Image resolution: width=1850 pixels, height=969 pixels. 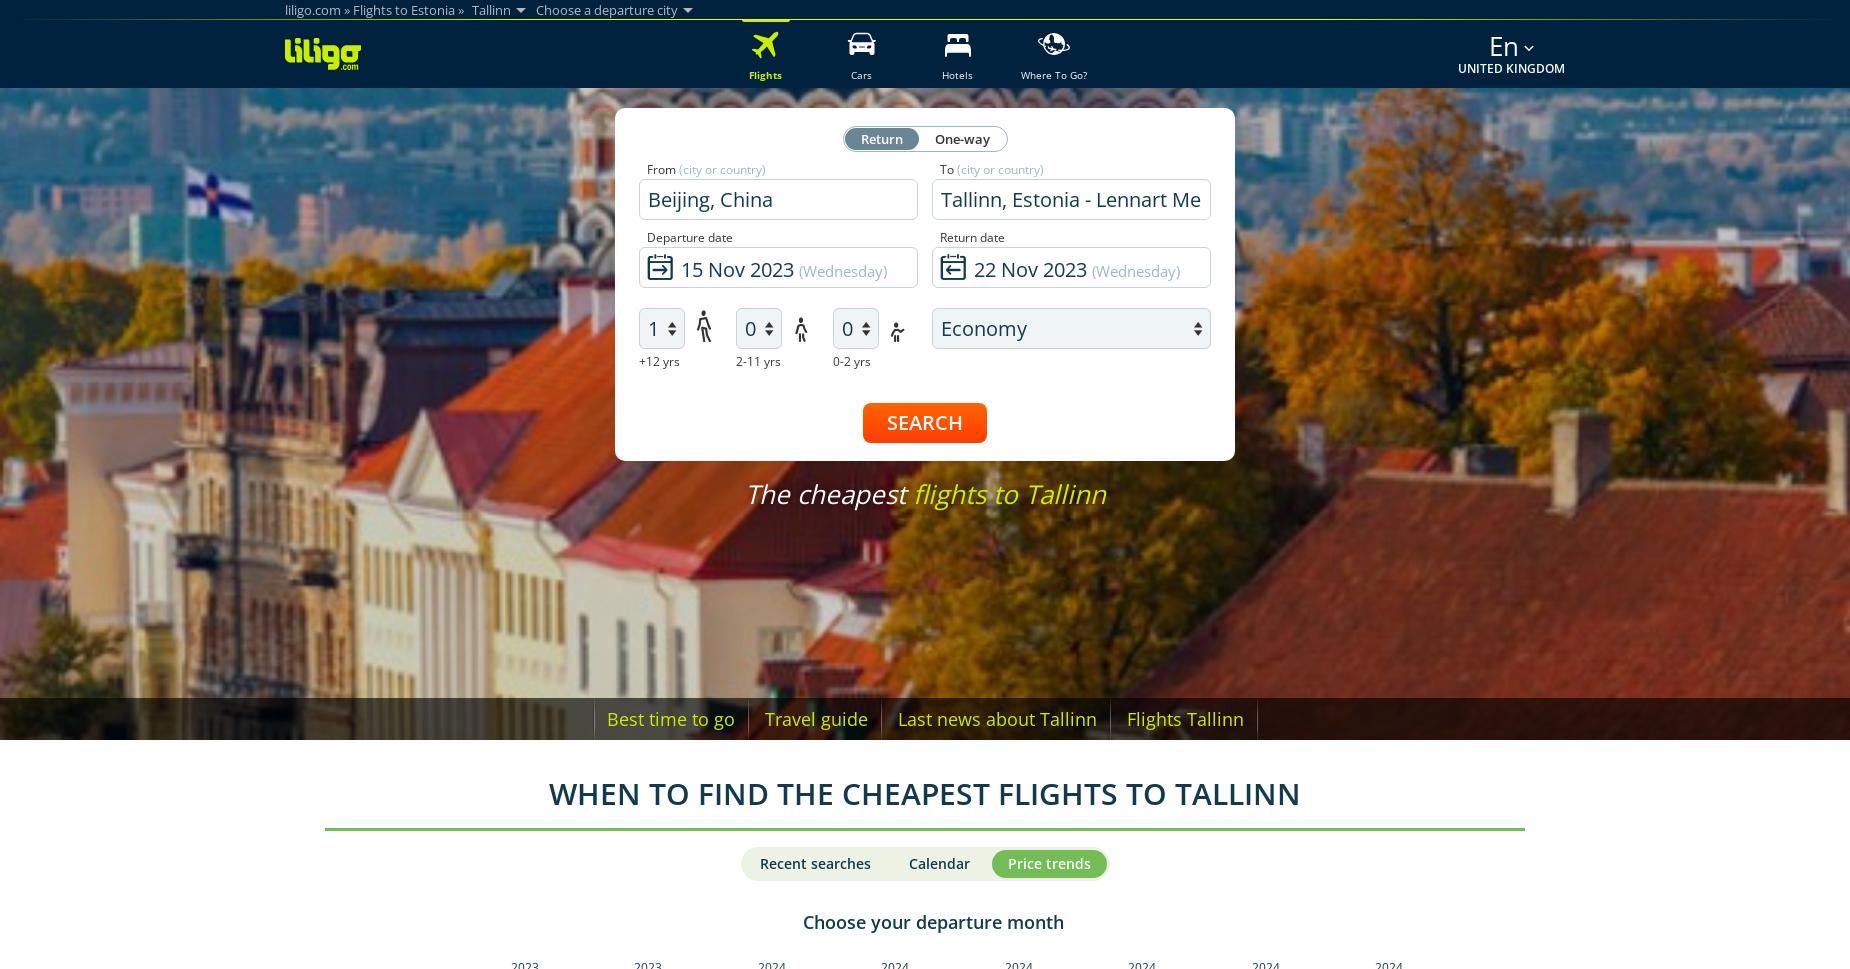 What do you see at coordinates (861, 74) in the screenshot?
I see `'Cars'` at bounding box center [861, 74].